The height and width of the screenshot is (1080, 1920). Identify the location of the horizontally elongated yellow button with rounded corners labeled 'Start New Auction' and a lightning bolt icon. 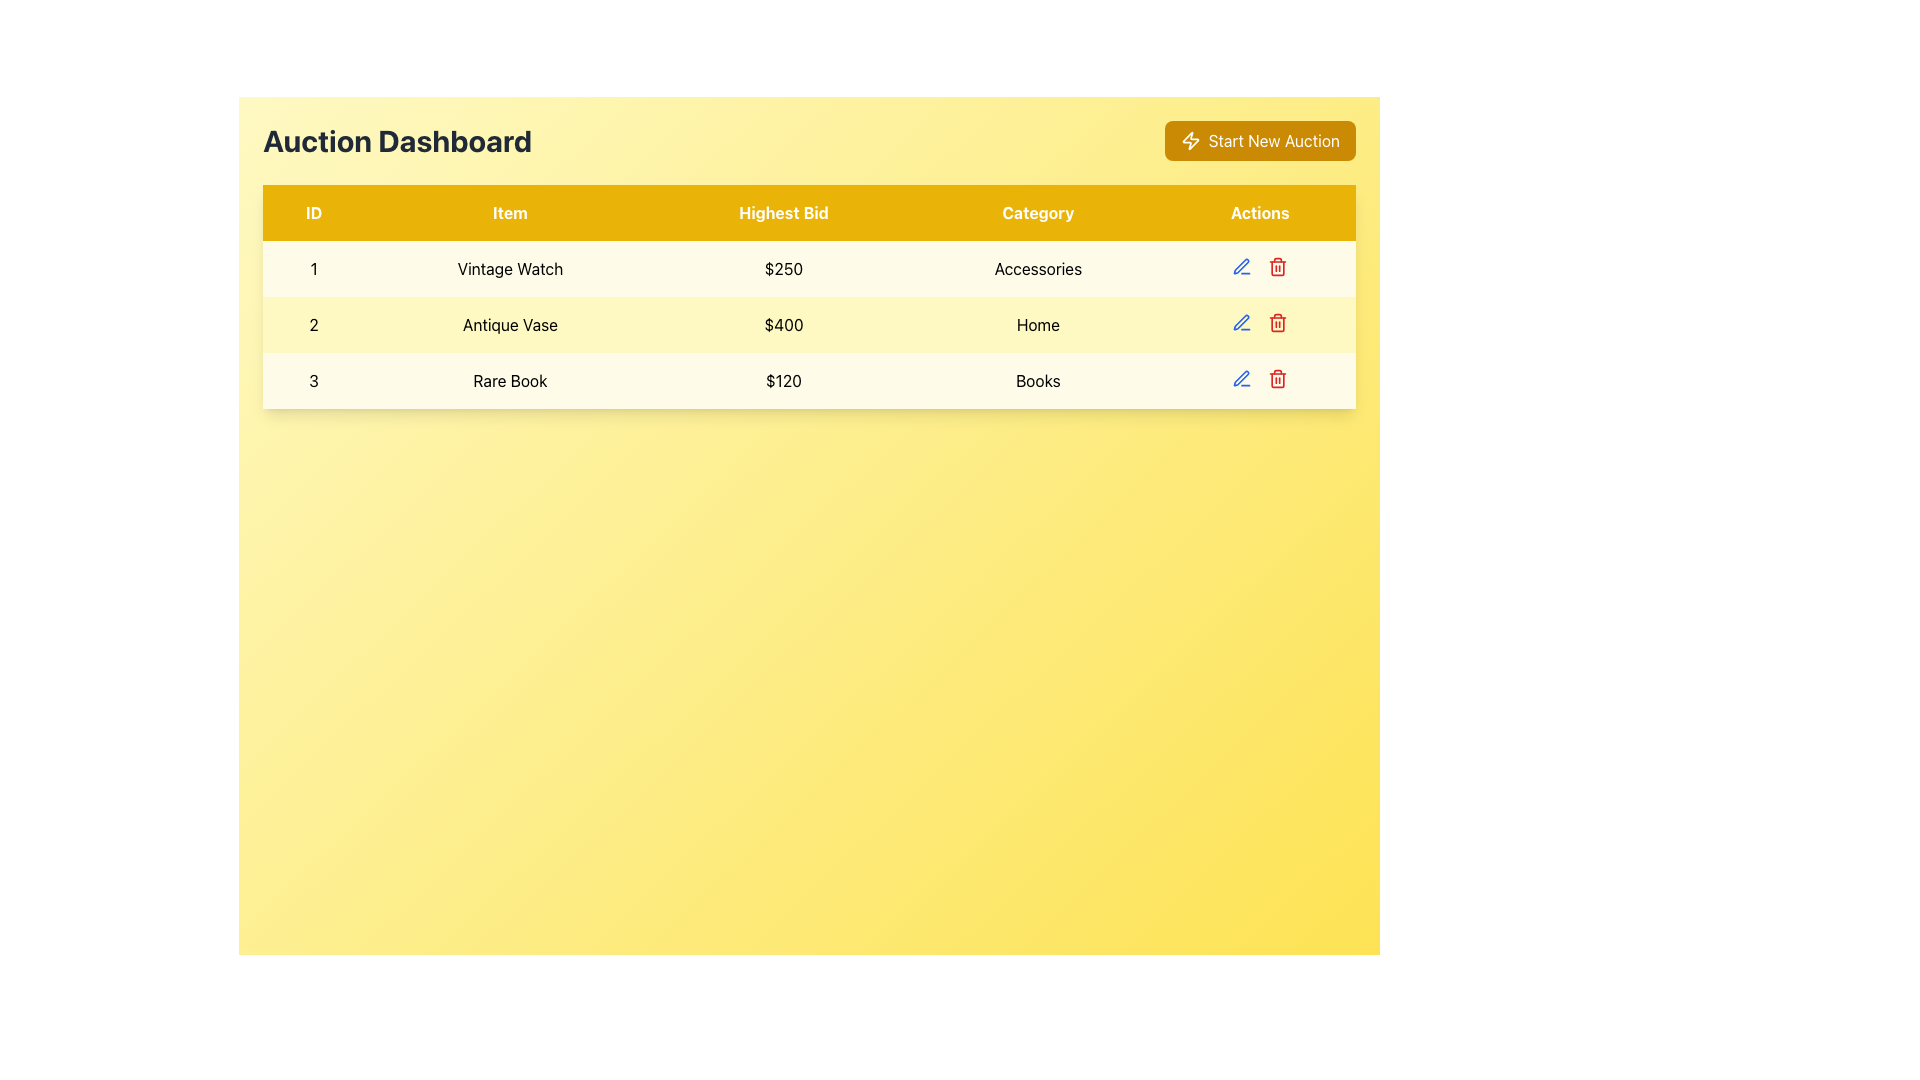
(1258, 140).